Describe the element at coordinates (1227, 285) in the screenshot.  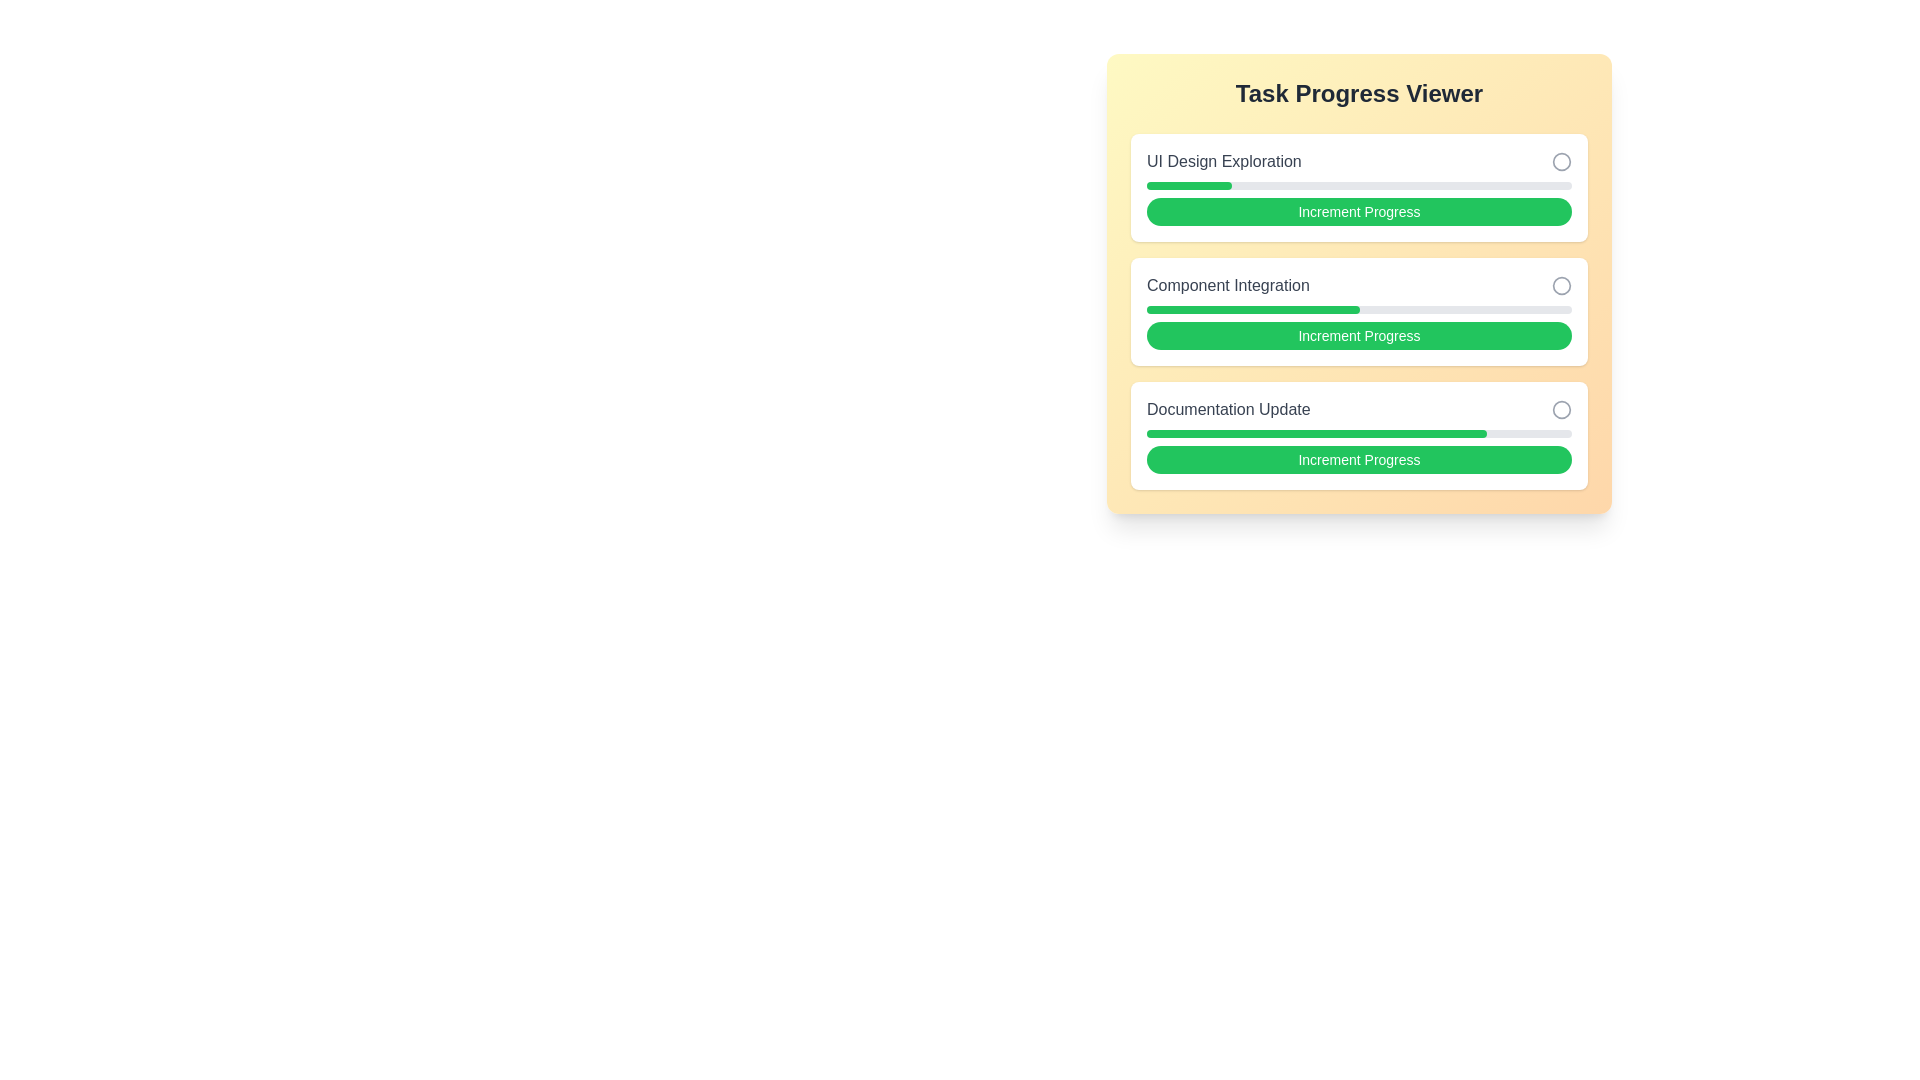
I see `the label displaying 'Component Integration' which is located between 'UI Design Exploration' and 'Documentation Update' in the task progress viewer` at that location.